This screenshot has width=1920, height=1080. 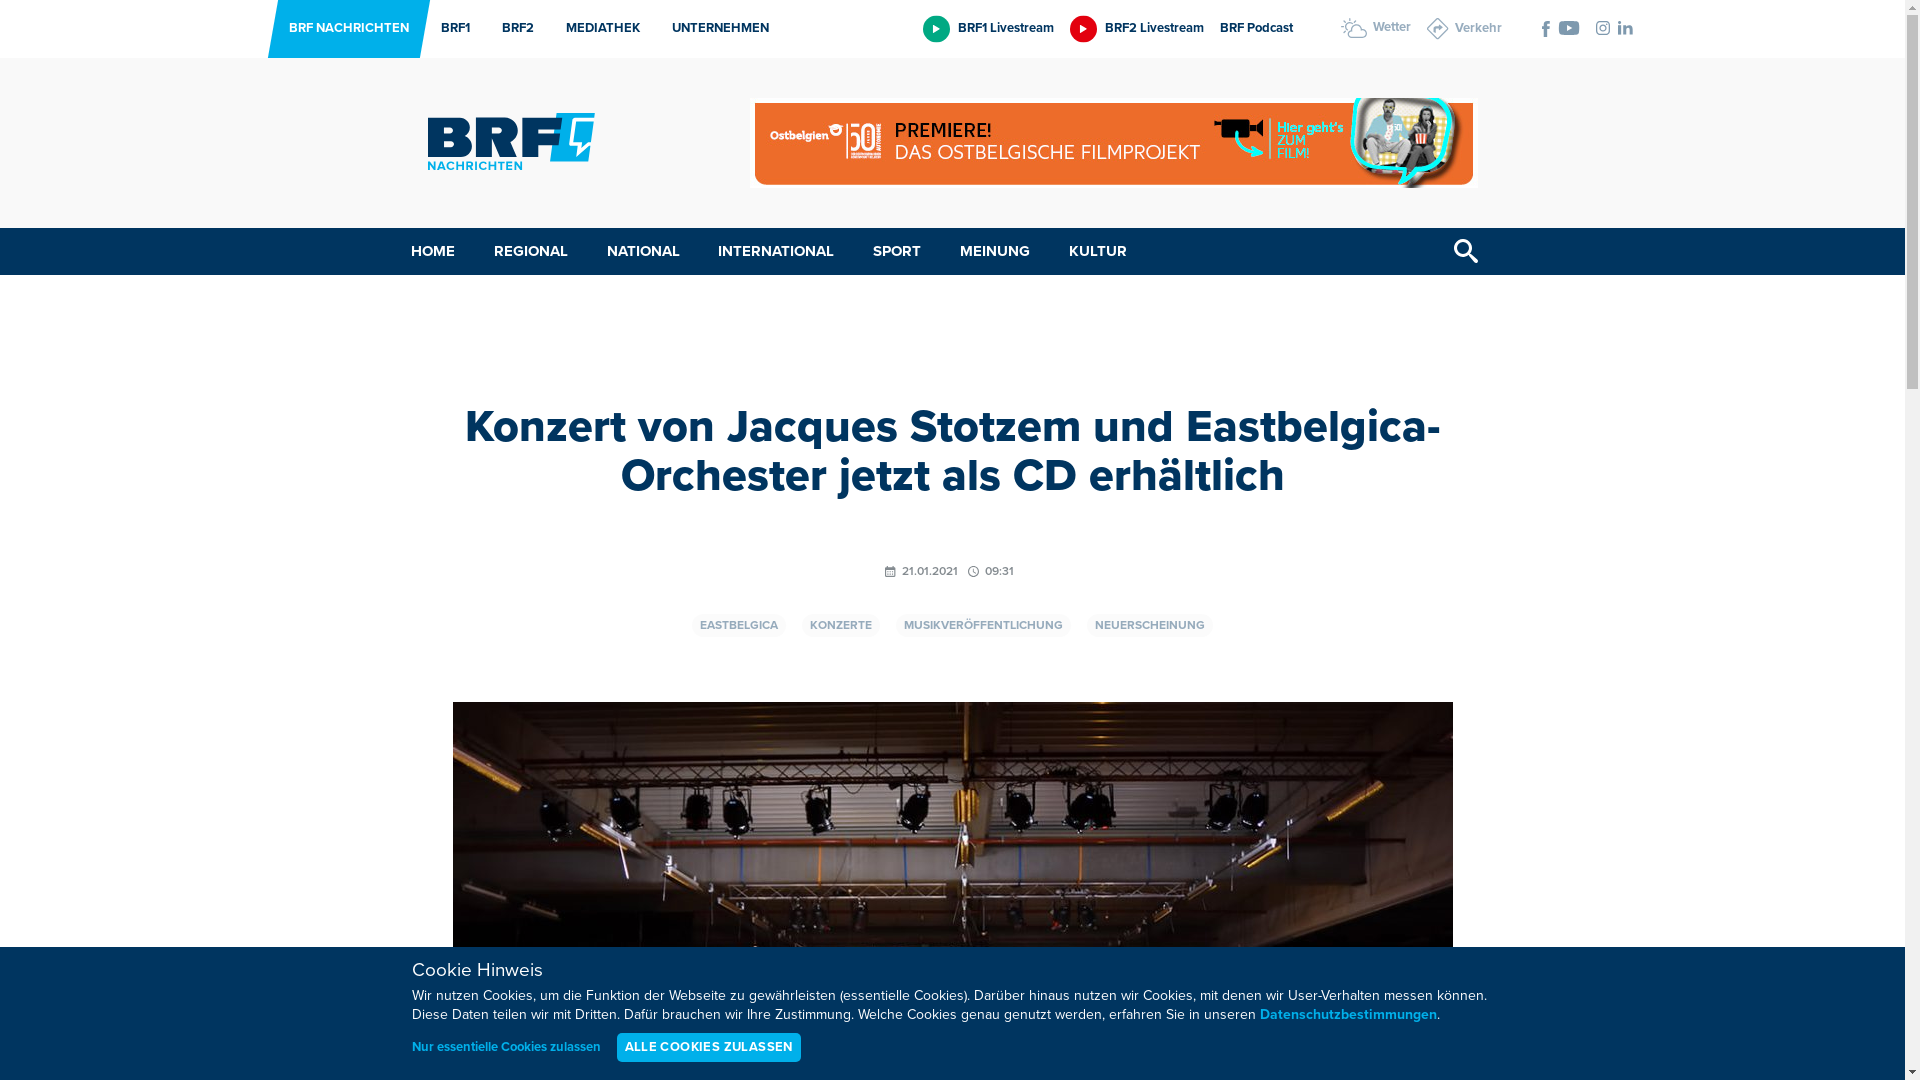 What do you see at coordinates (1348, 1014) in the screenshot?
I see `'Datenschutzbestimmungen'` at bounding box center [1348, 1014].